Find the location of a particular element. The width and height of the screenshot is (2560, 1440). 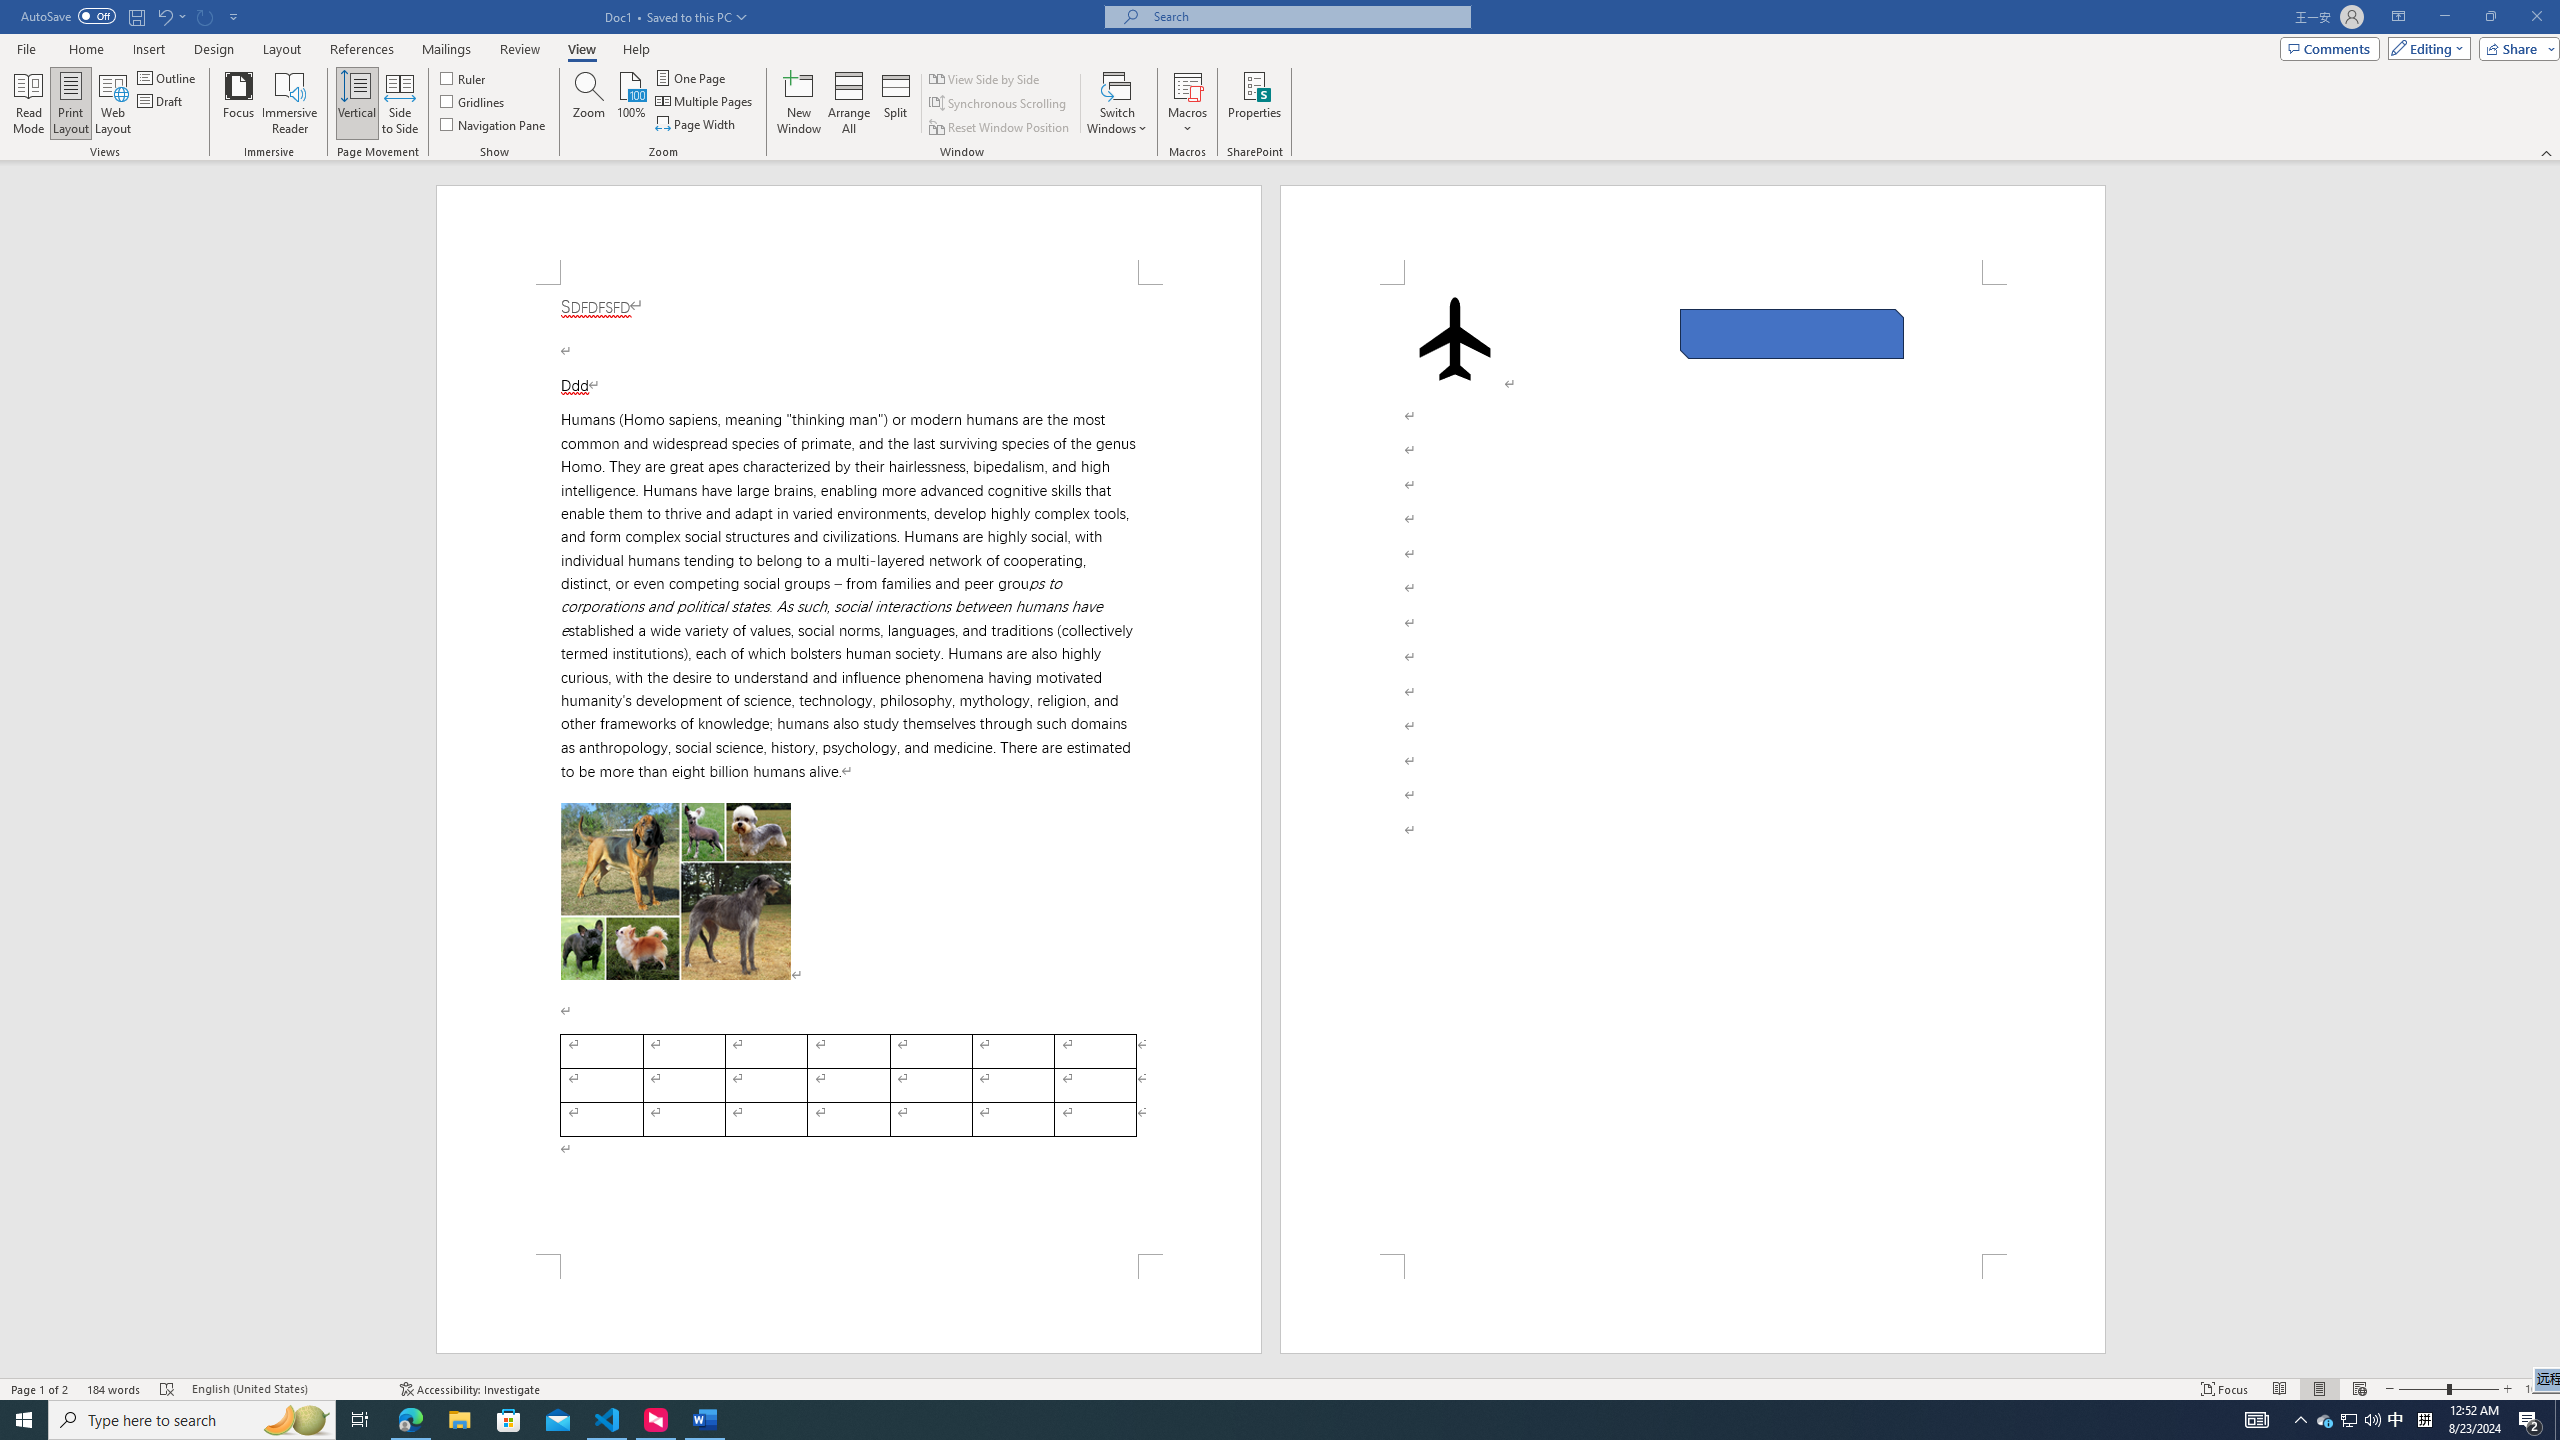

'Help' is located at coordinates (635, 49).